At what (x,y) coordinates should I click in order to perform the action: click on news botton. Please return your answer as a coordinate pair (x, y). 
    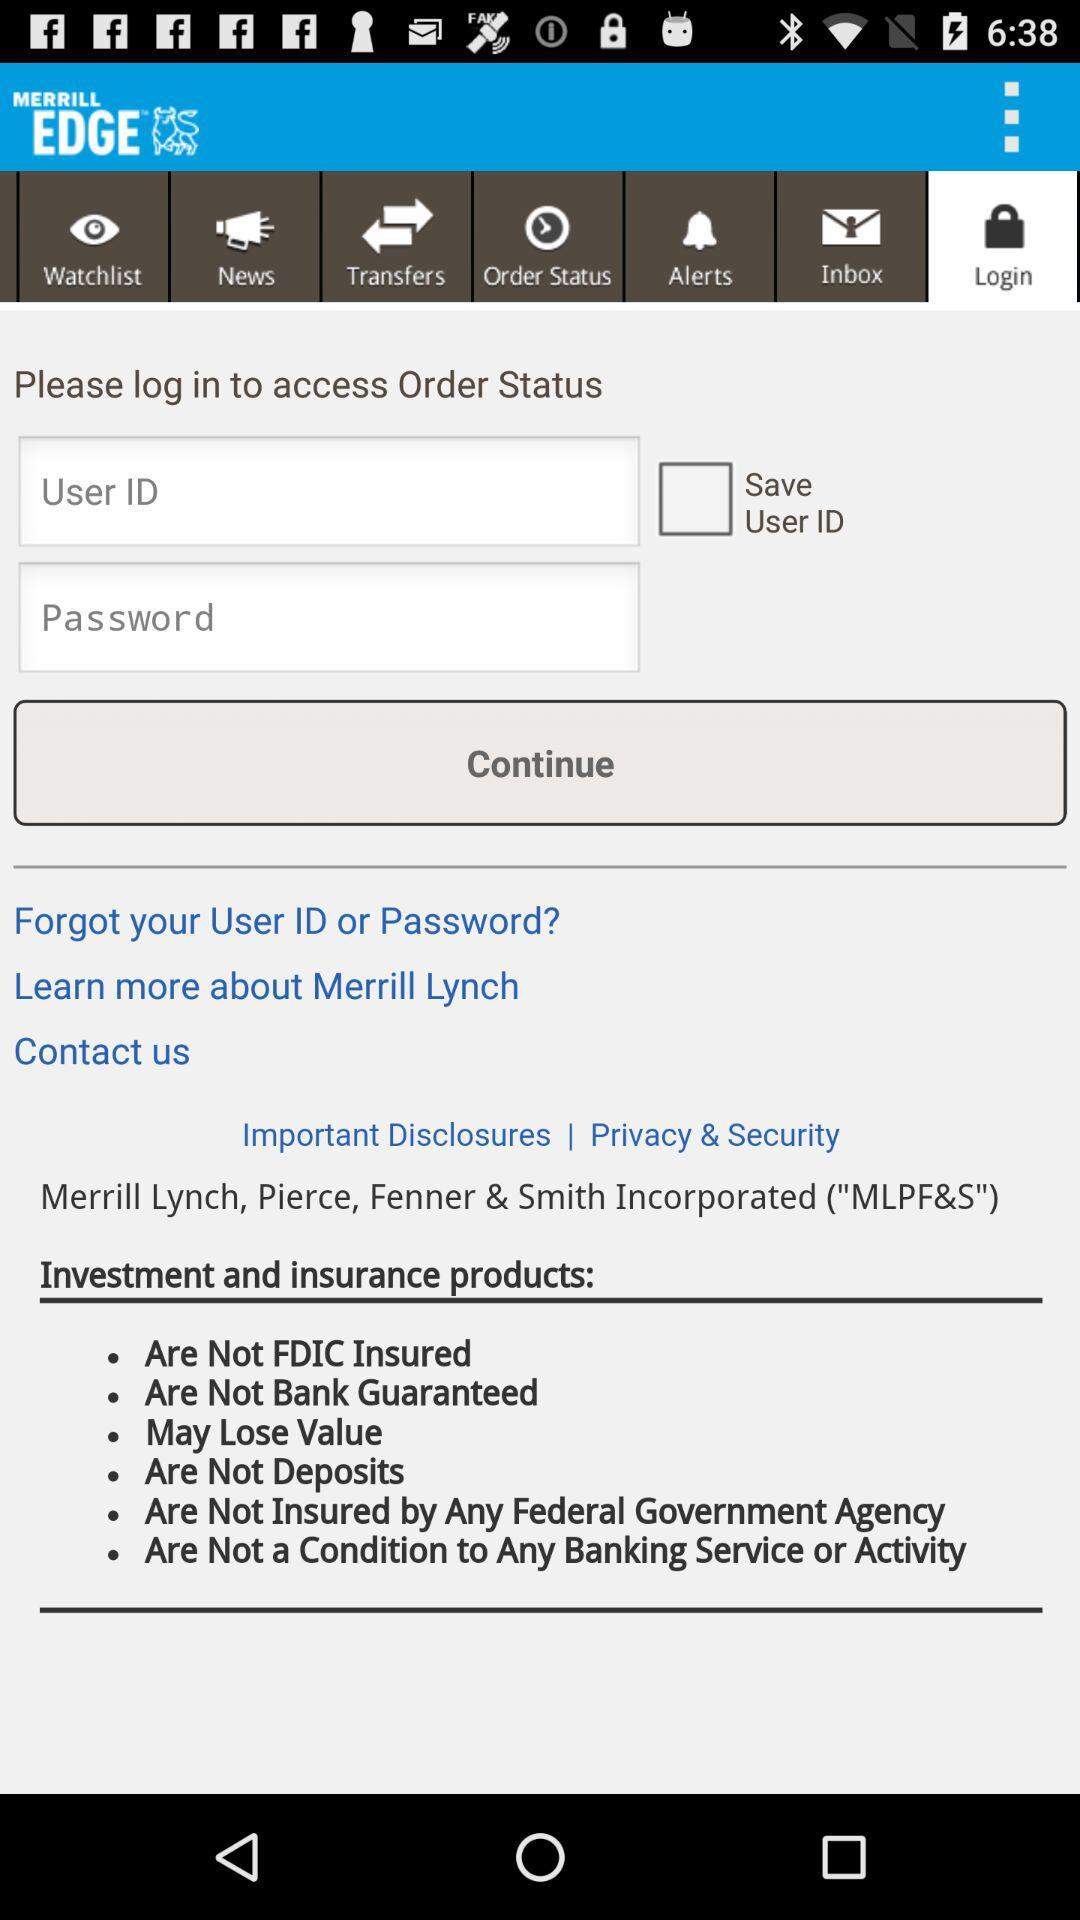
    Looking at the image, I should click on (244, 236).